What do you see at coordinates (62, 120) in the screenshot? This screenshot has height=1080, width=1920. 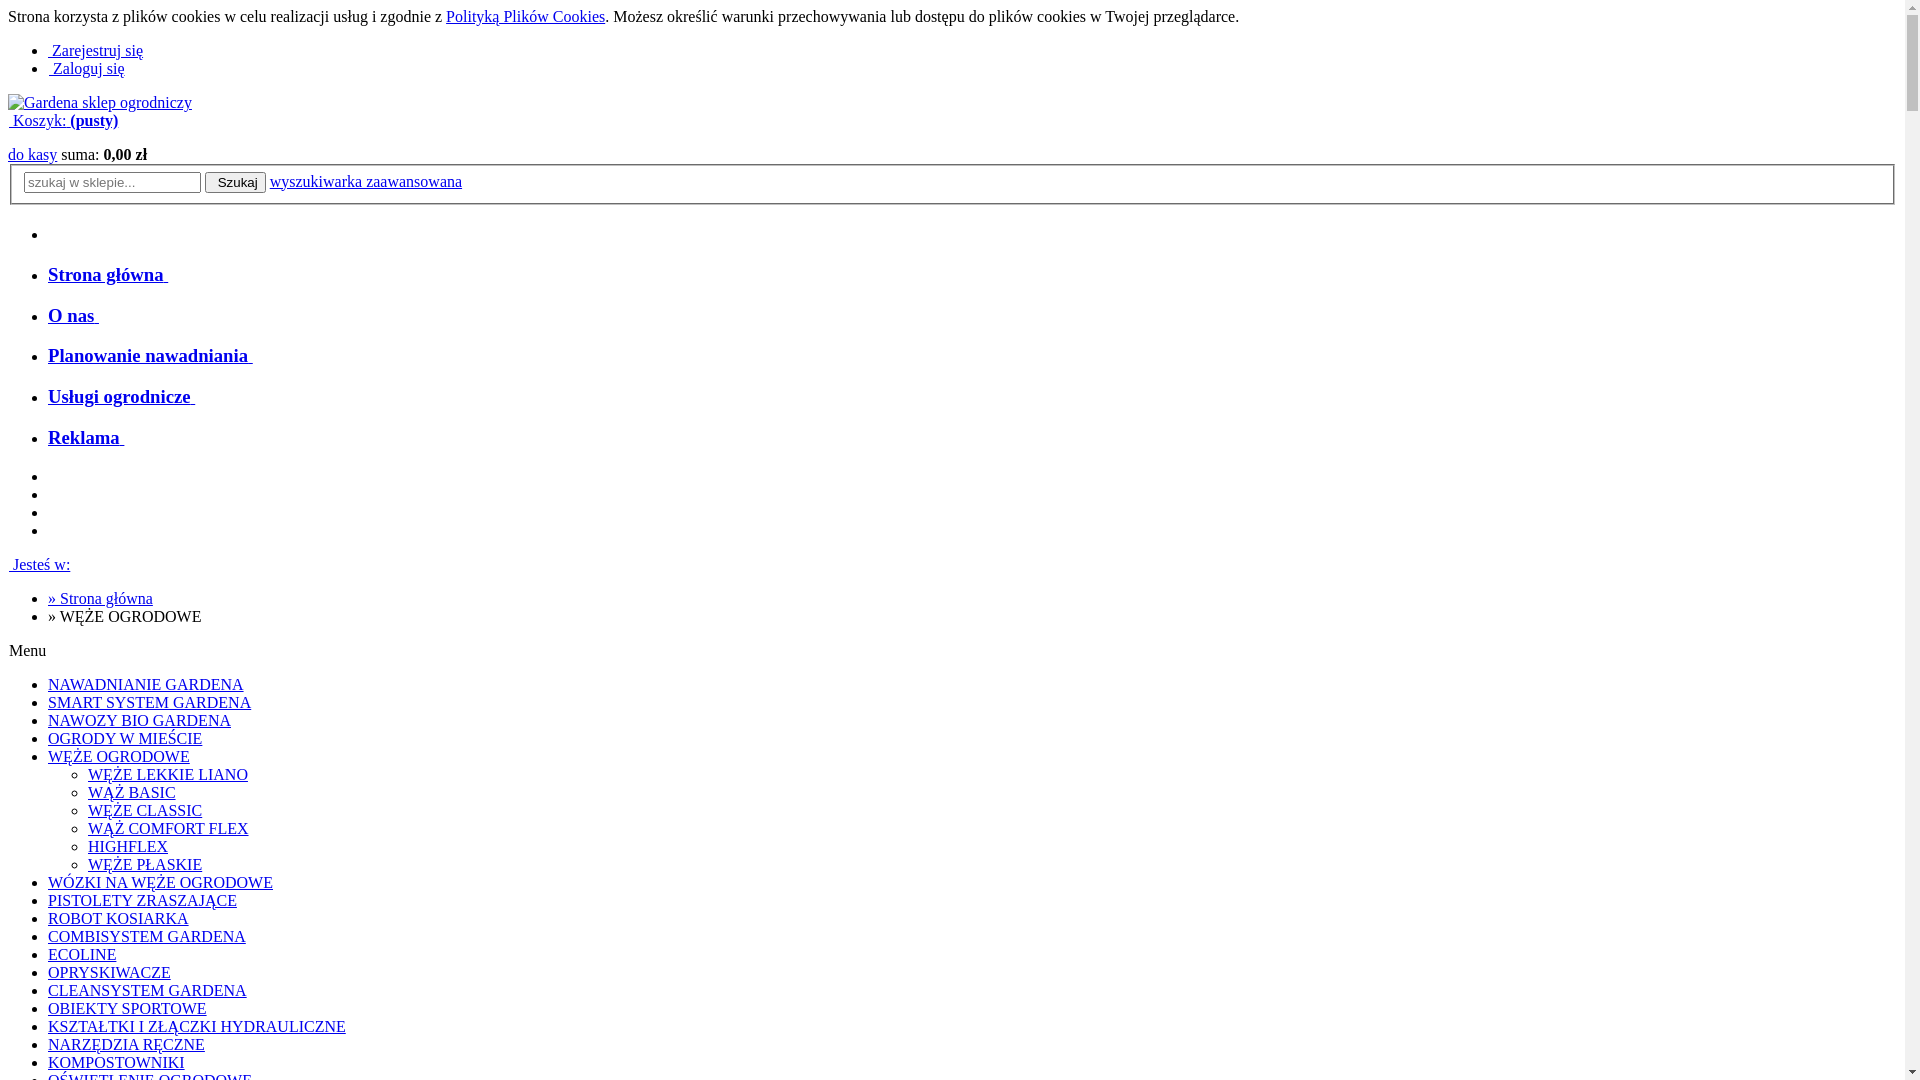 I see `'Koszyk: (pusty)'` at bounding box center [62, 120].